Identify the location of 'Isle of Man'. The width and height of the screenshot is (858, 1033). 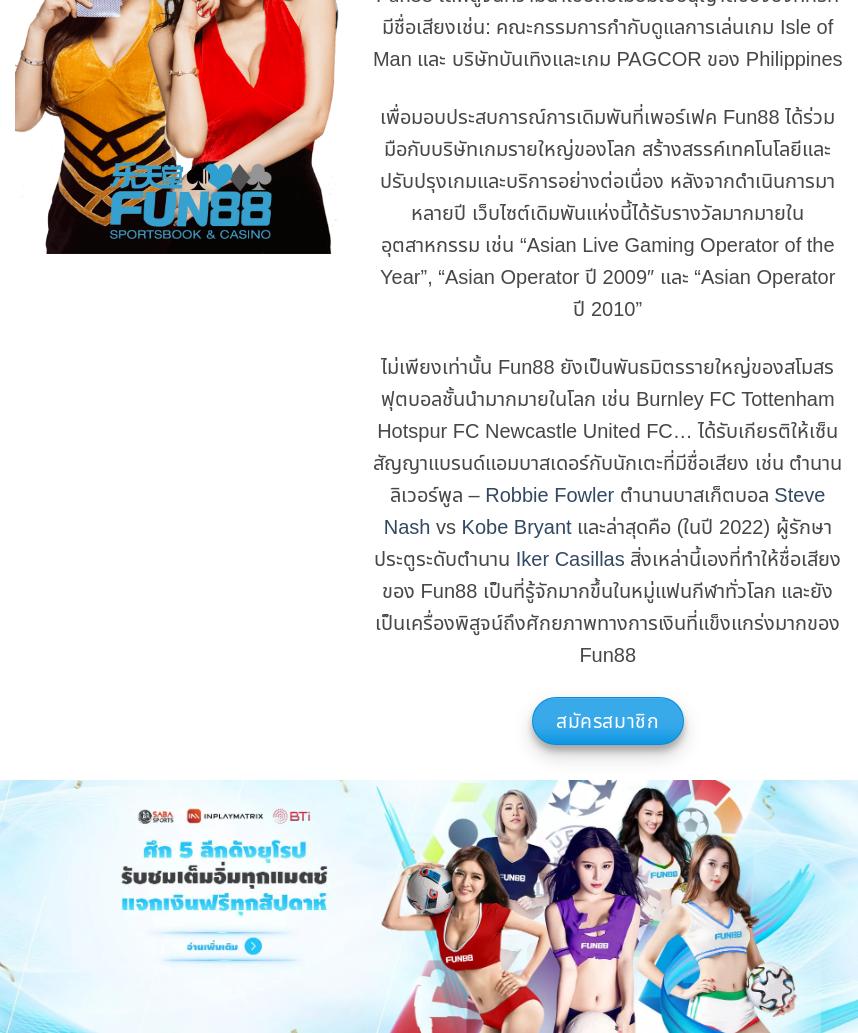
(602, 42).